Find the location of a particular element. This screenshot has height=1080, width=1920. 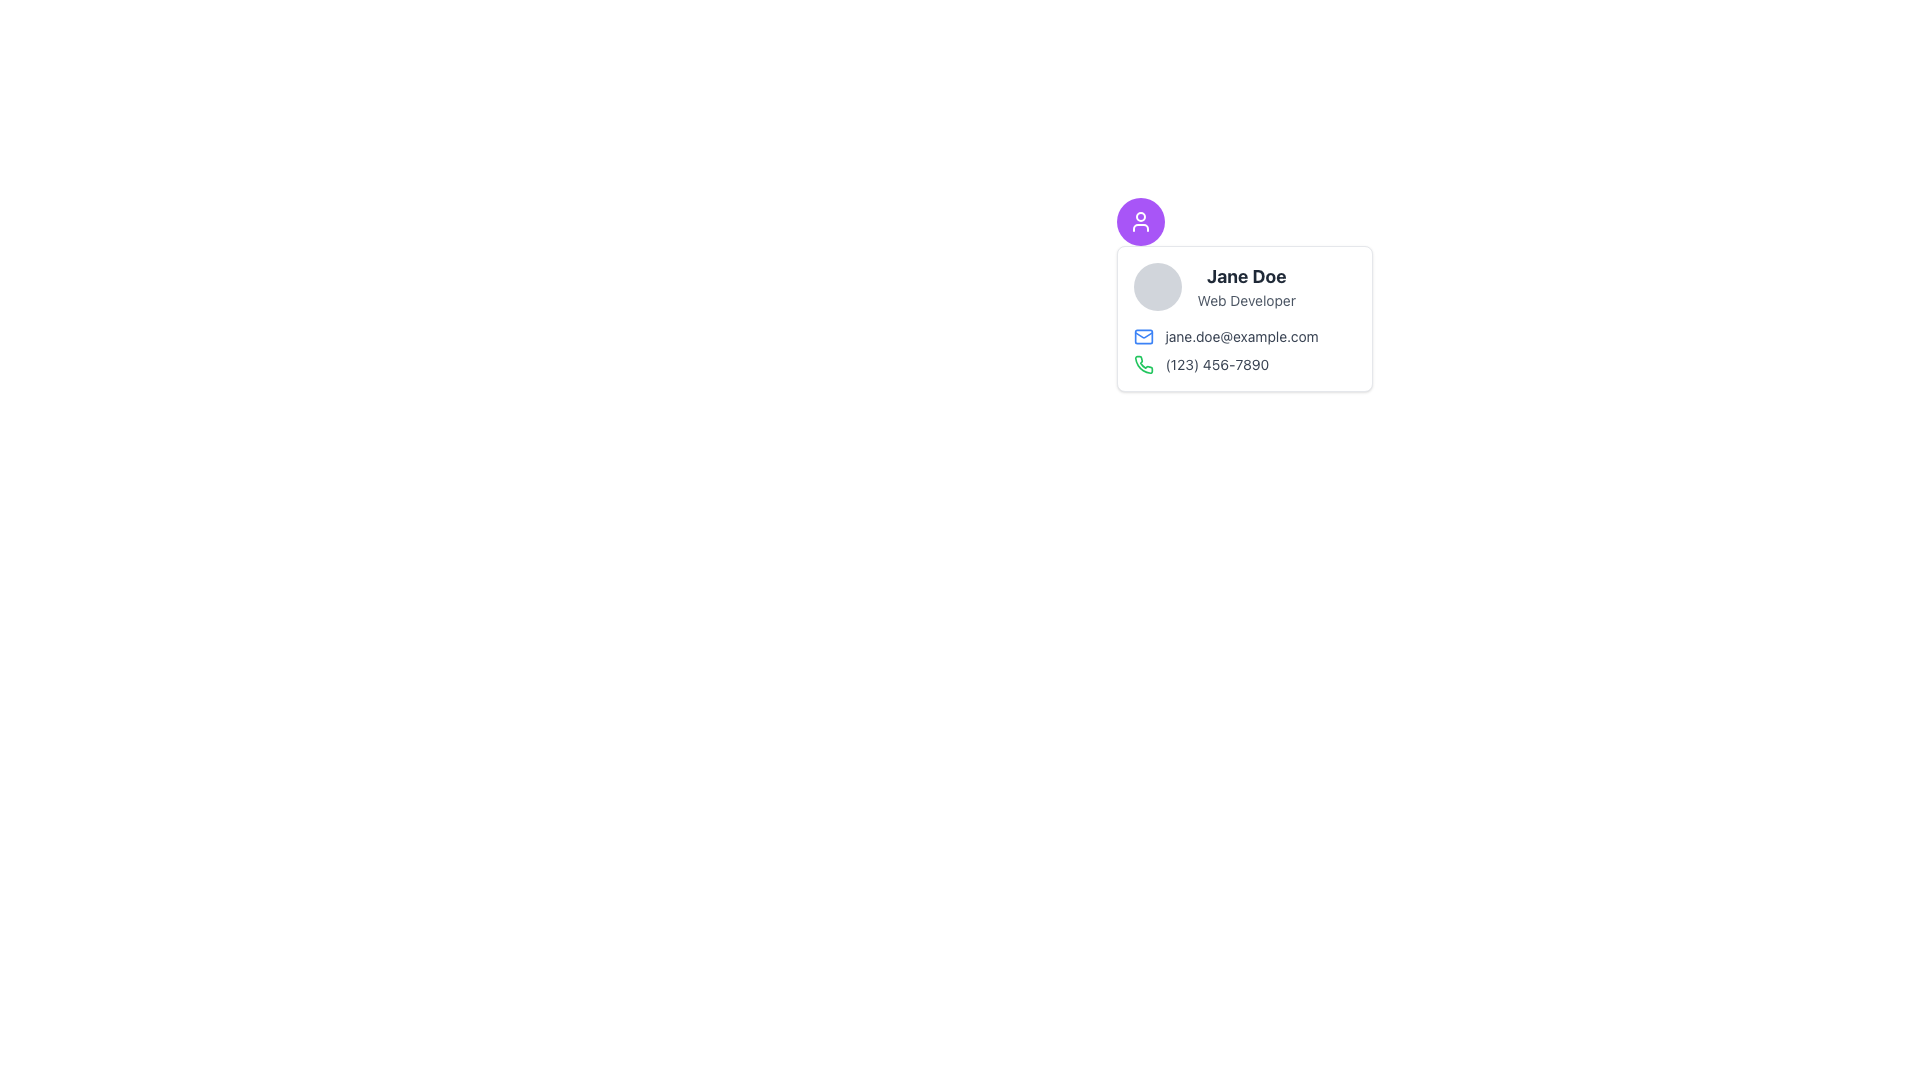

the user profile silhouette icon with a purple circular background located in the upper-left corner of the user information card is located at coordinates (1140, 222).